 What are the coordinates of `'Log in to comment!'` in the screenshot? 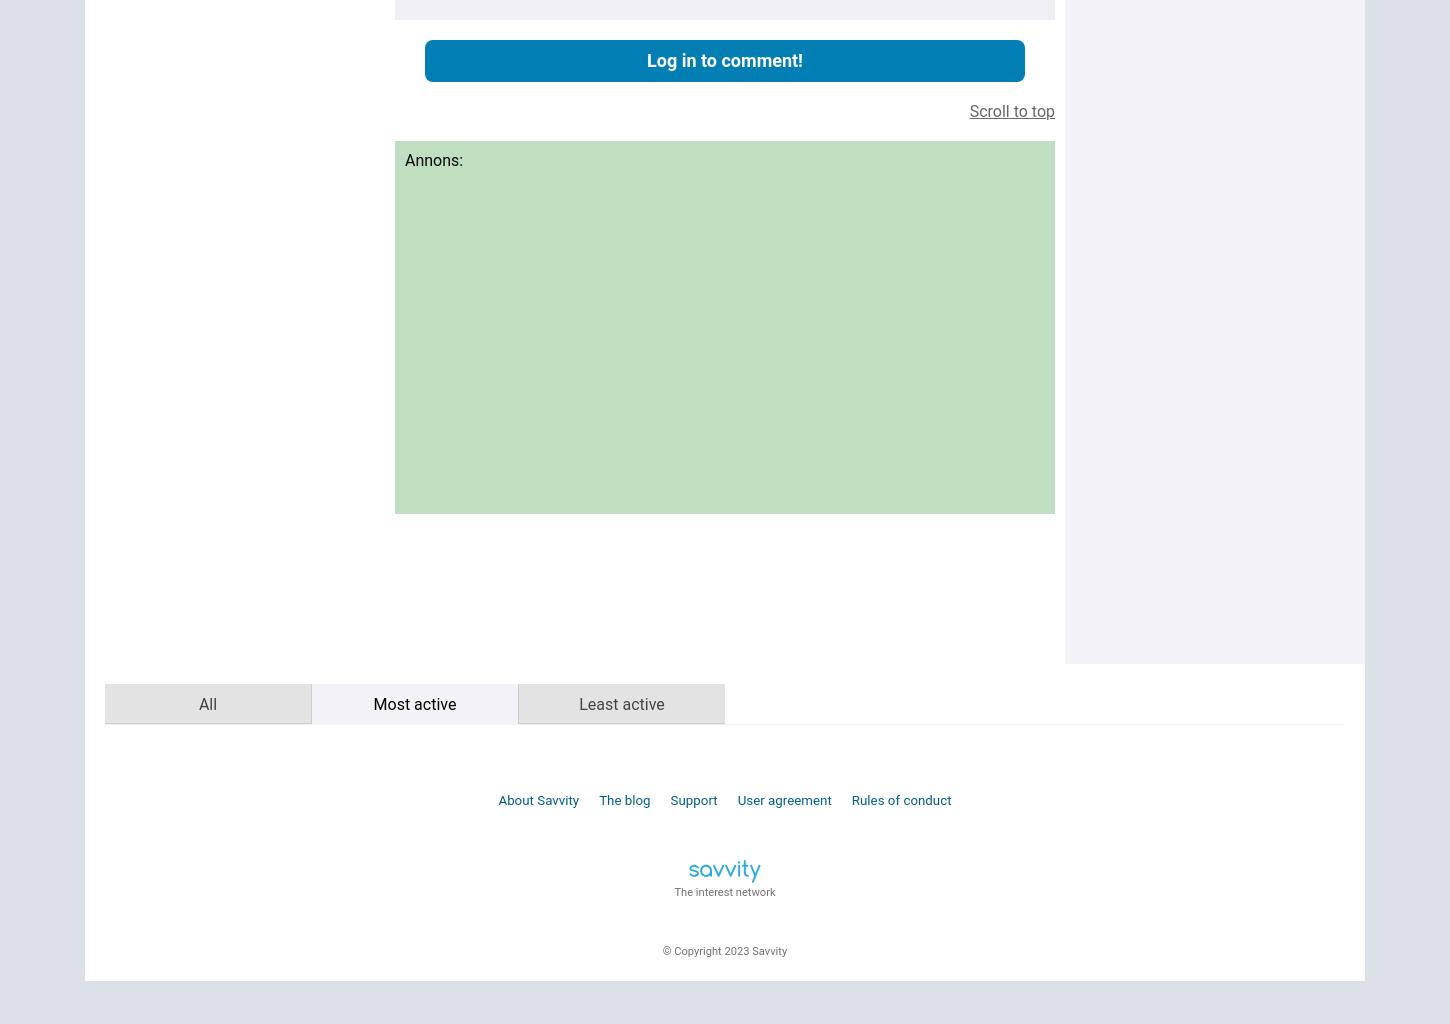 It's located at (723, 59).